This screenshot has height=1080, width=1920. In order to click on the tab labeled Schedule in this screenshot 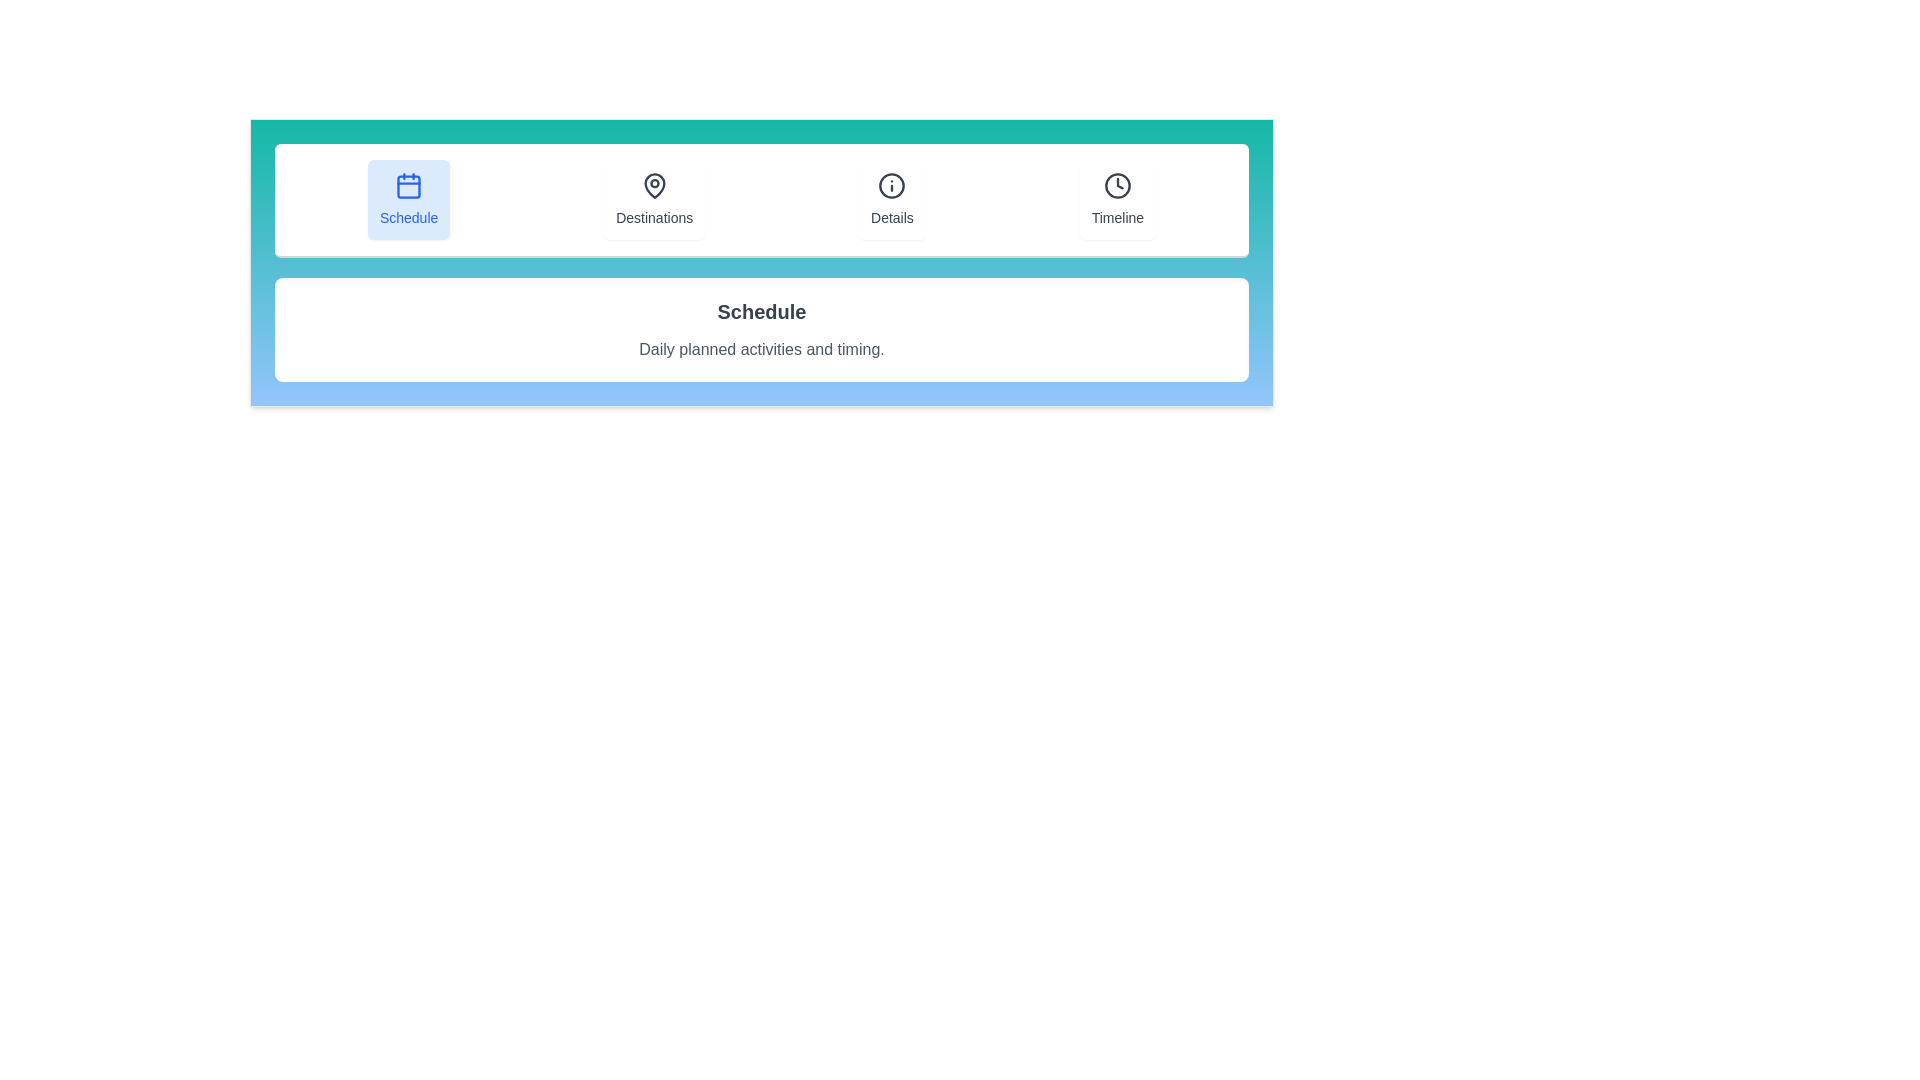, I will do `click(407, 200)`.